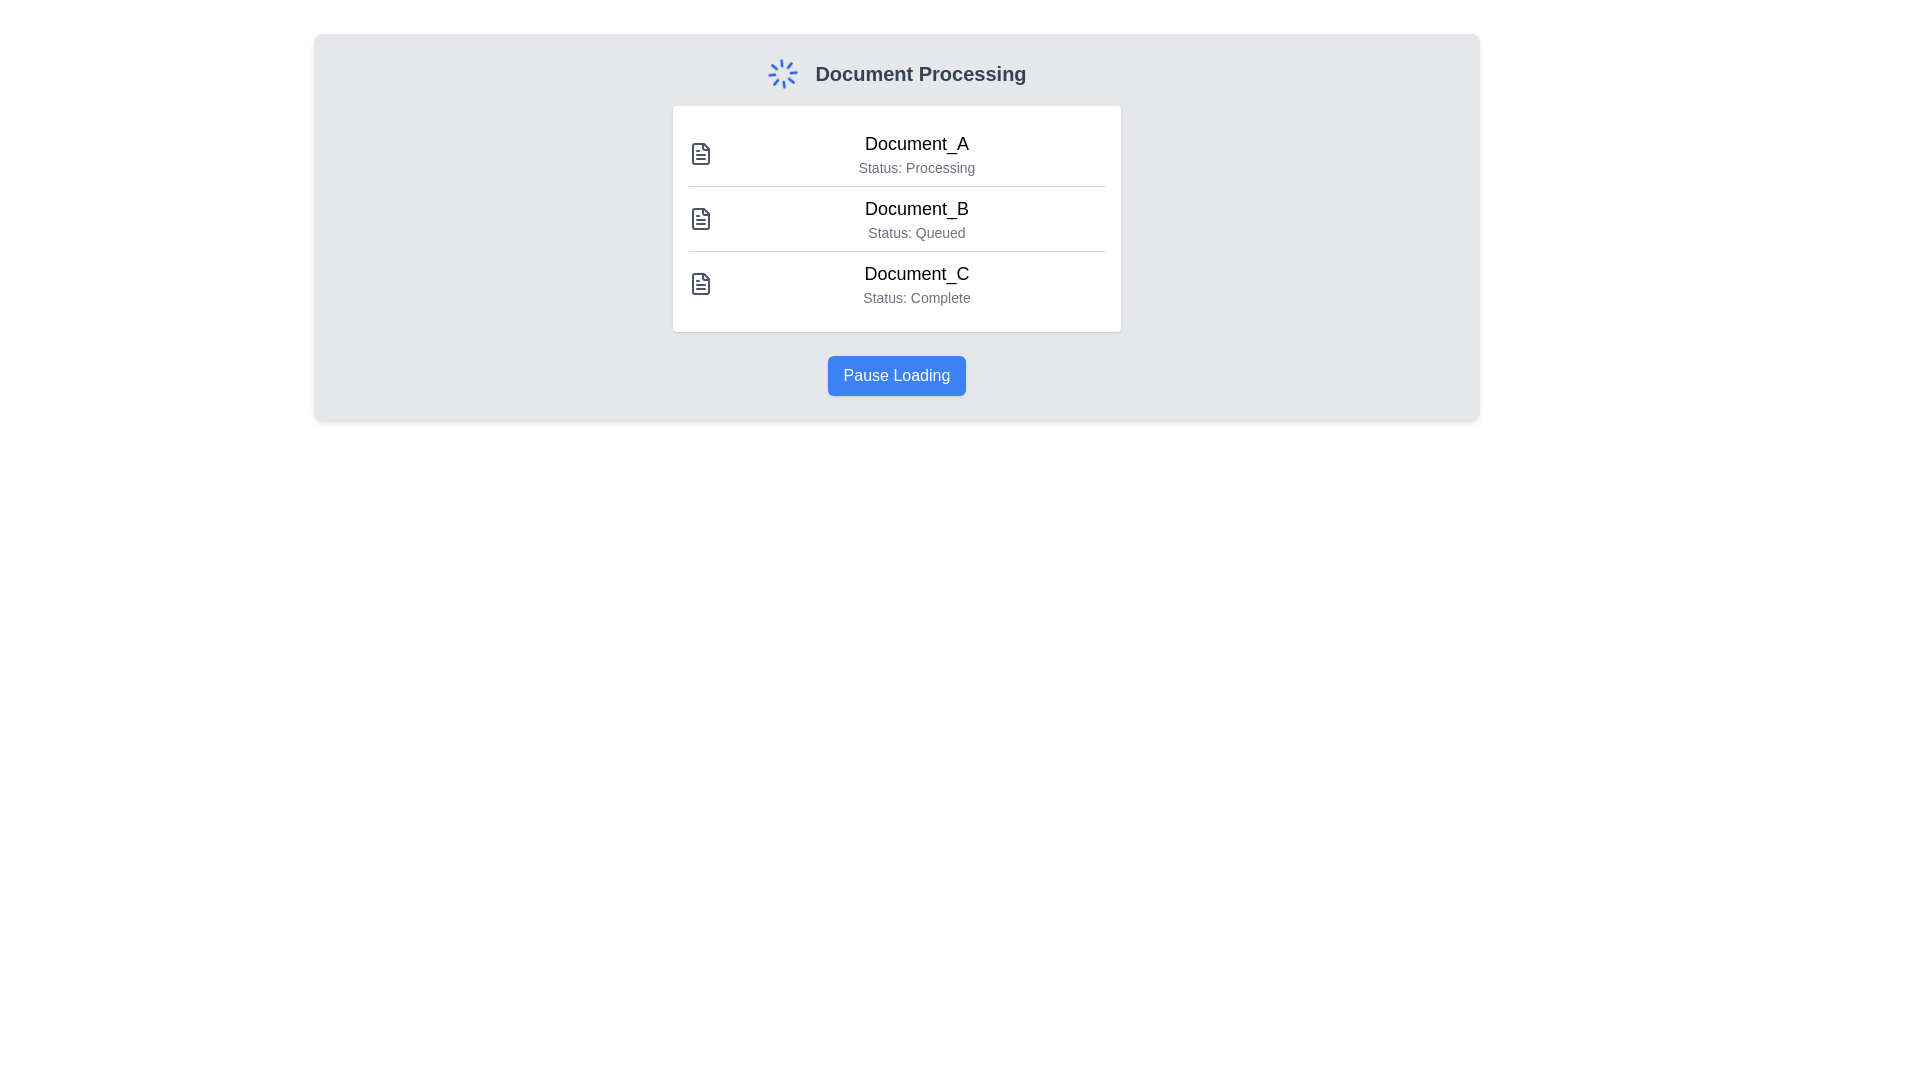 This screenshot has height=1080, width=1920. Describe the element at coordinates (896, 375) in the screenshot. I see `the rounded rectangular button with a blue background and white text that reads 'Pause Loading'` at that location.